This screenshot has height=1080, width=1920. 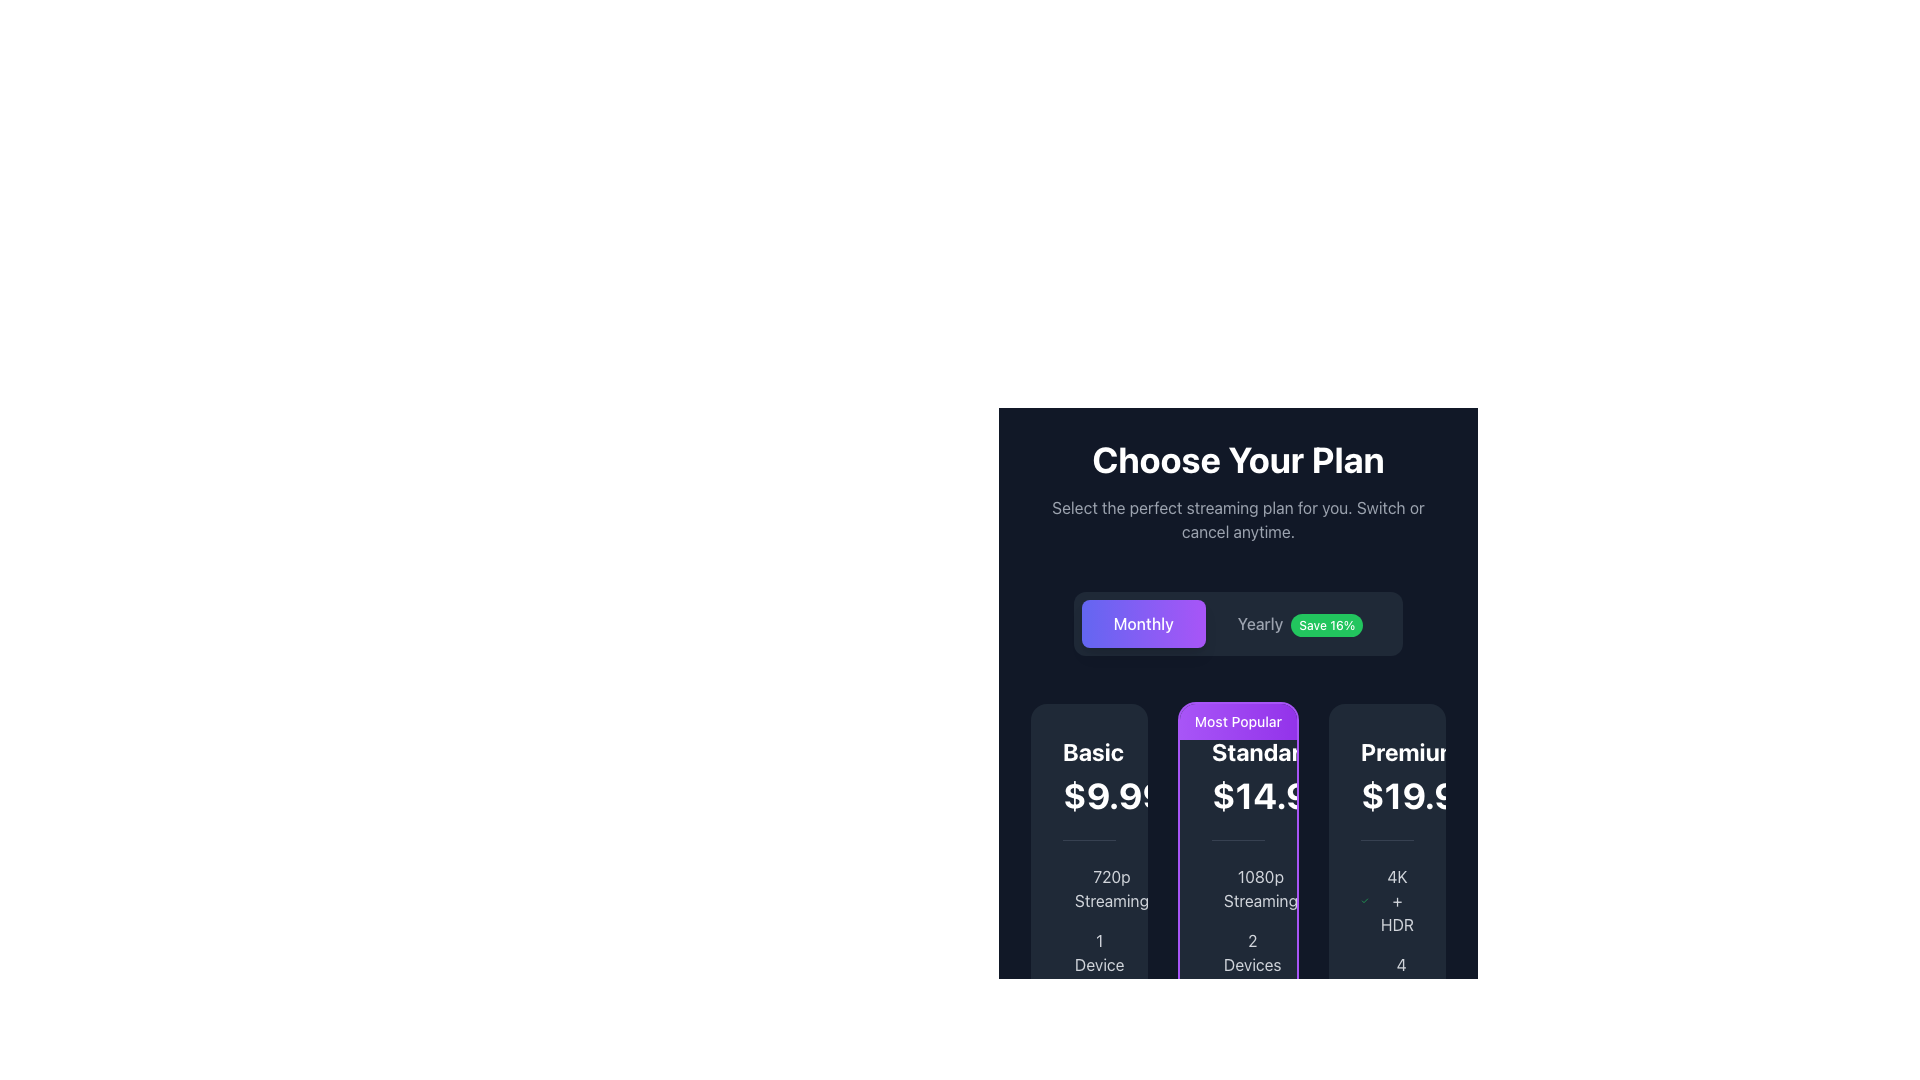 I want to click on bold text label 'Standard', which is prominently displayed in white font against a dark background, located at the upper-central area of the 'Most Popular' pricing card, so click(x=1237, y=752).